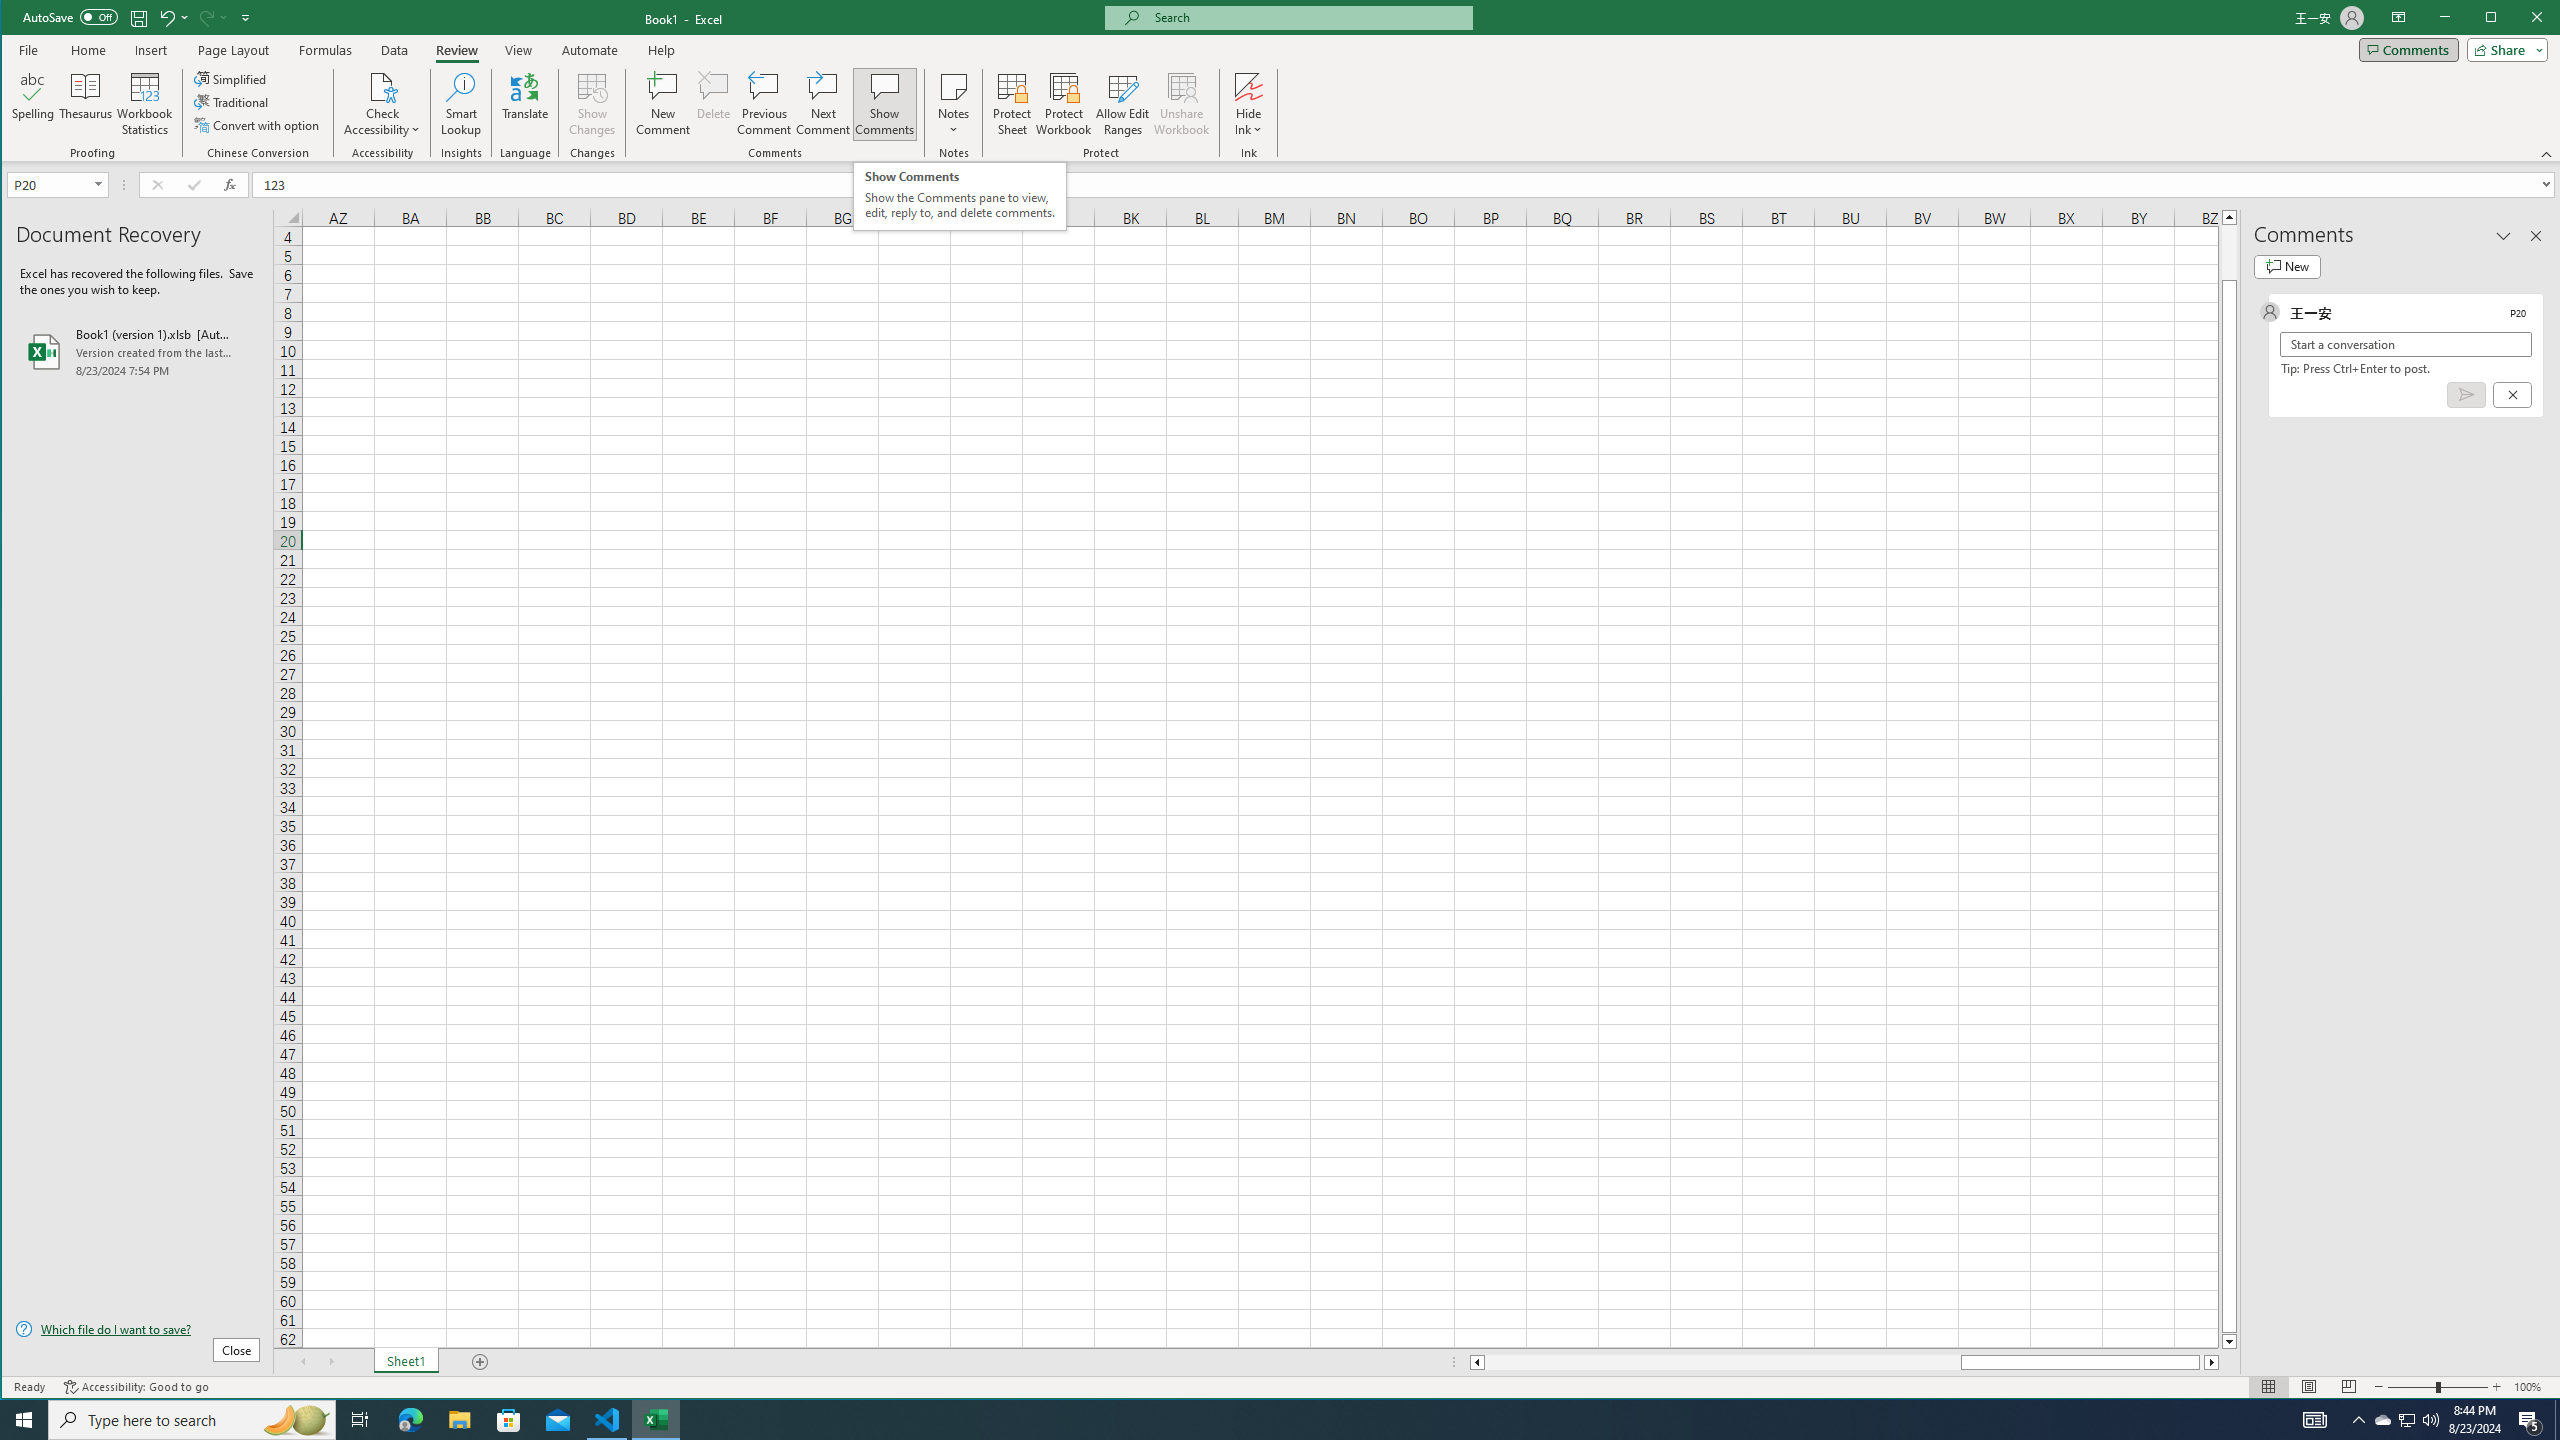 Image resolution: width=2560 pixels, height=1440 pixels. Describe the element at coordinates (884, 103) in the screenshot. I see `'Show Comments'` at that location.